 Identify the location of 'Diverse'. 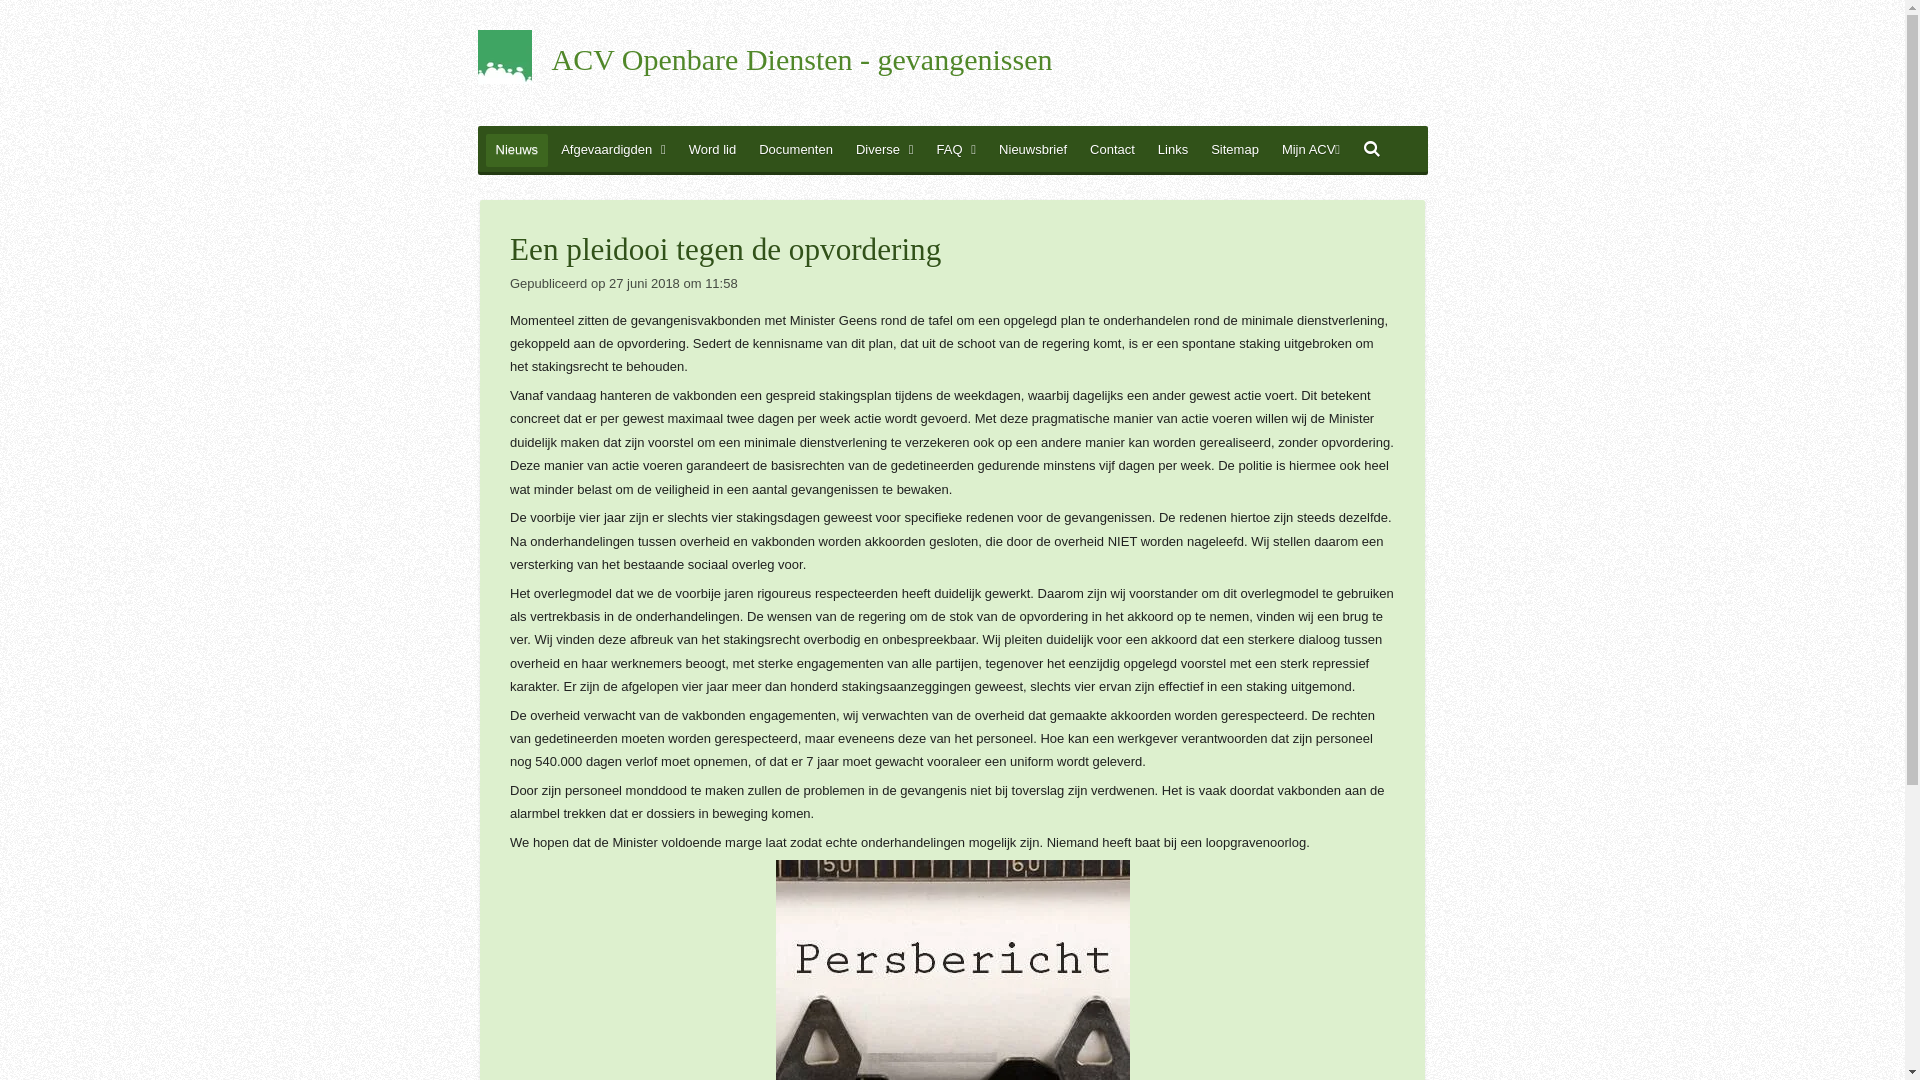
(883, 149).